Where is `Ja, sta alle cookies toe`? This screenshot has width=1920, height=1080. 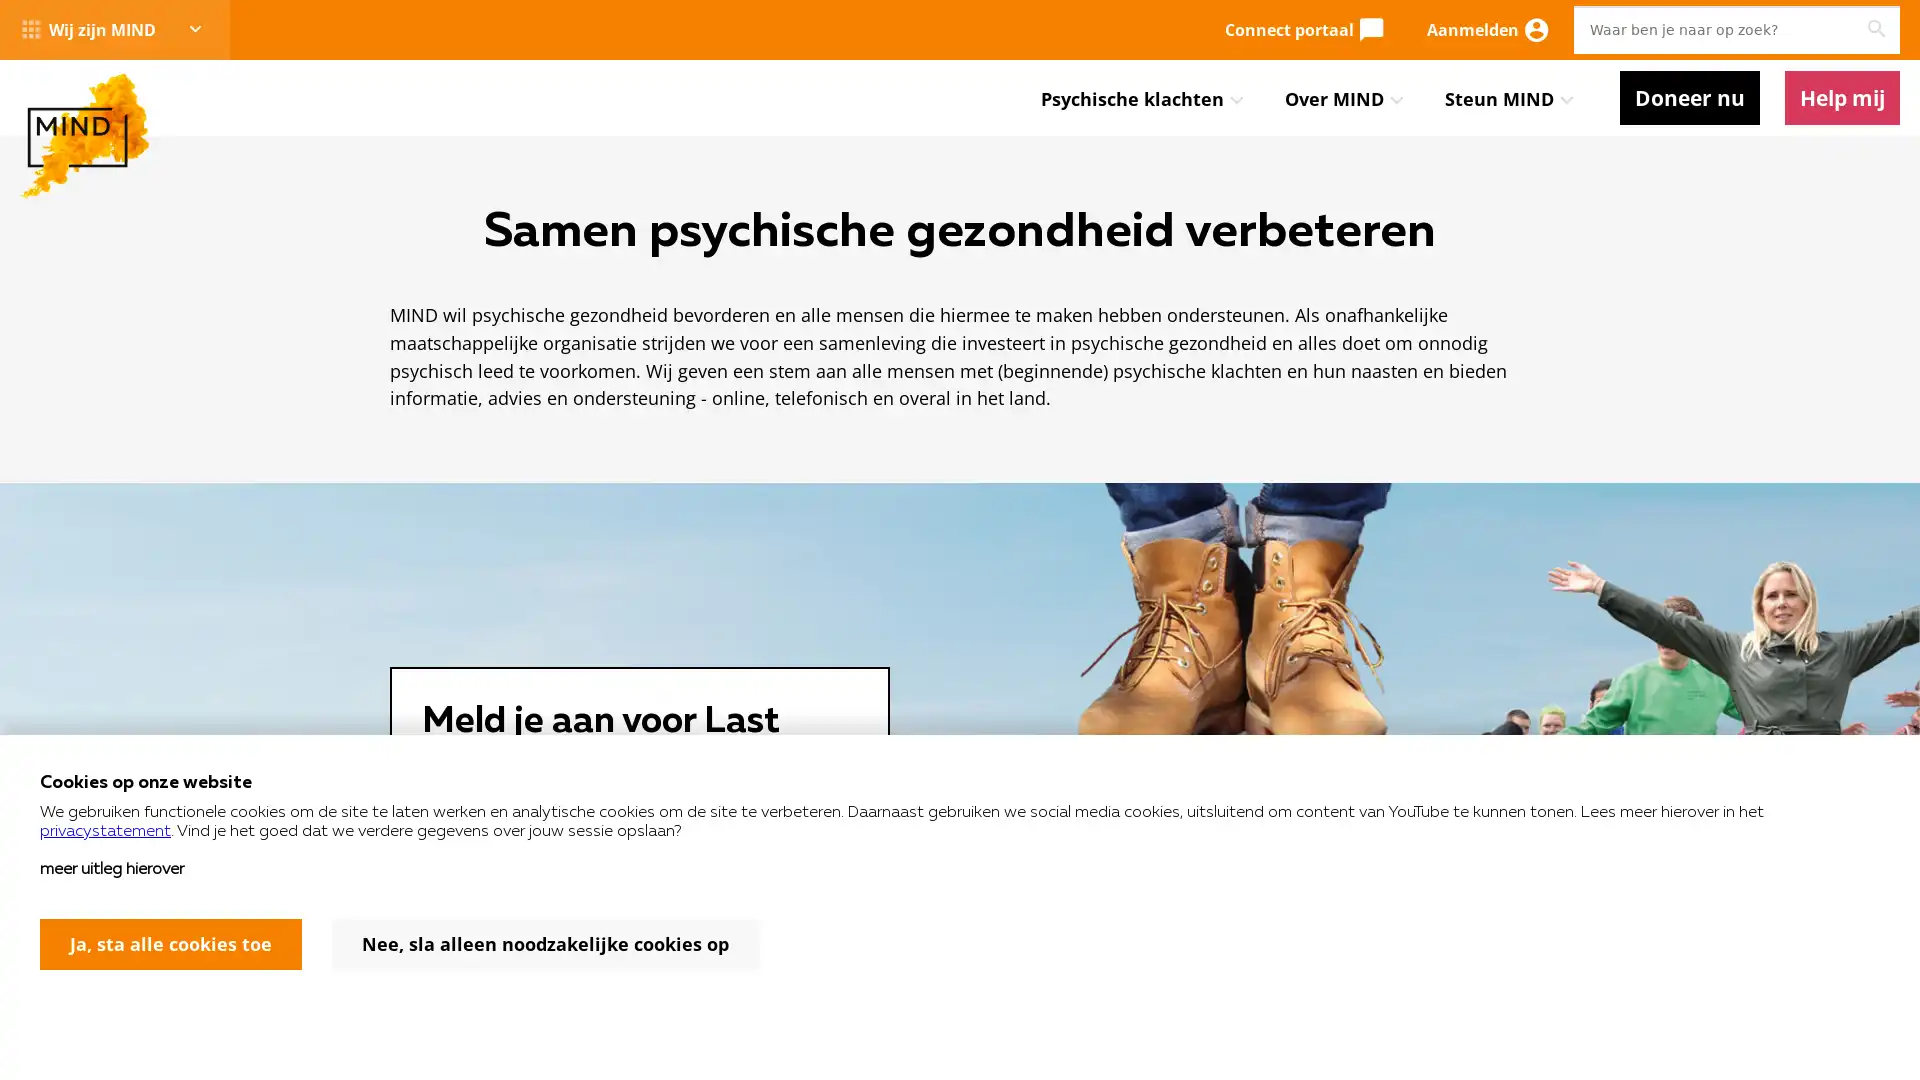 Ja, sta alle cookies toe is located at coordinates (171, 944).